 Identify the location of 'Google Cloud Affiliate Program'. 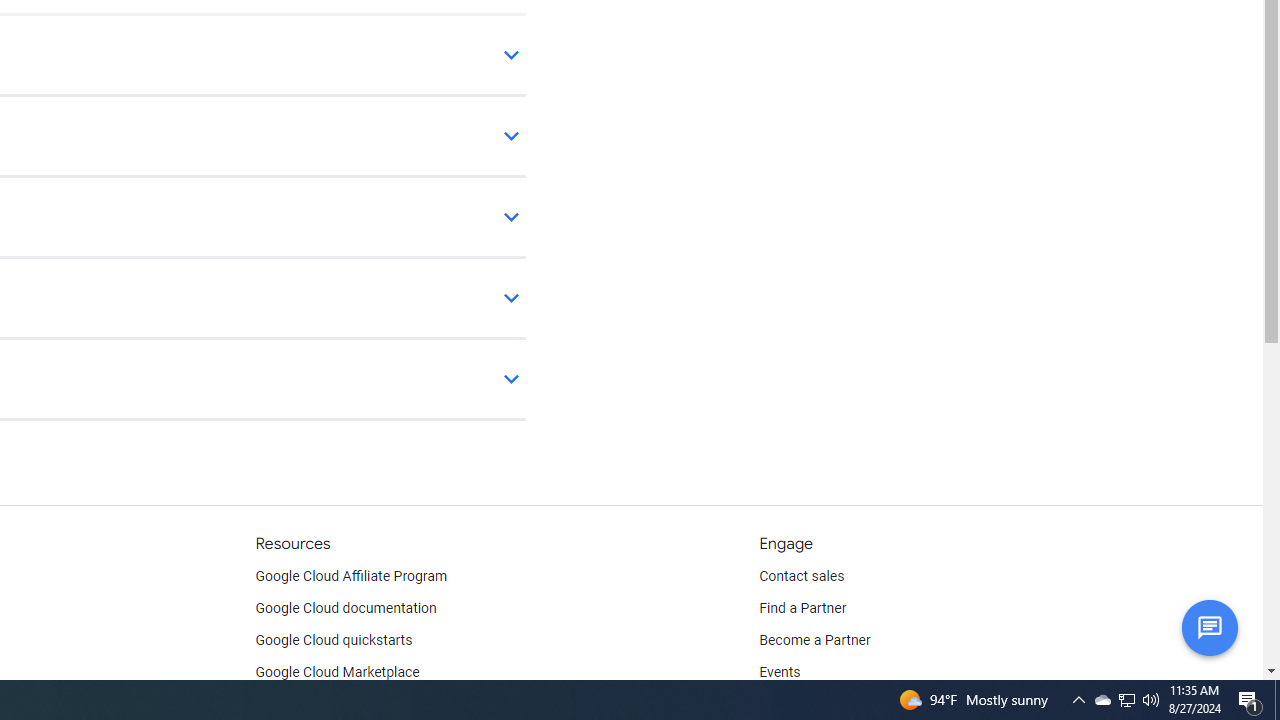
(351, 577).